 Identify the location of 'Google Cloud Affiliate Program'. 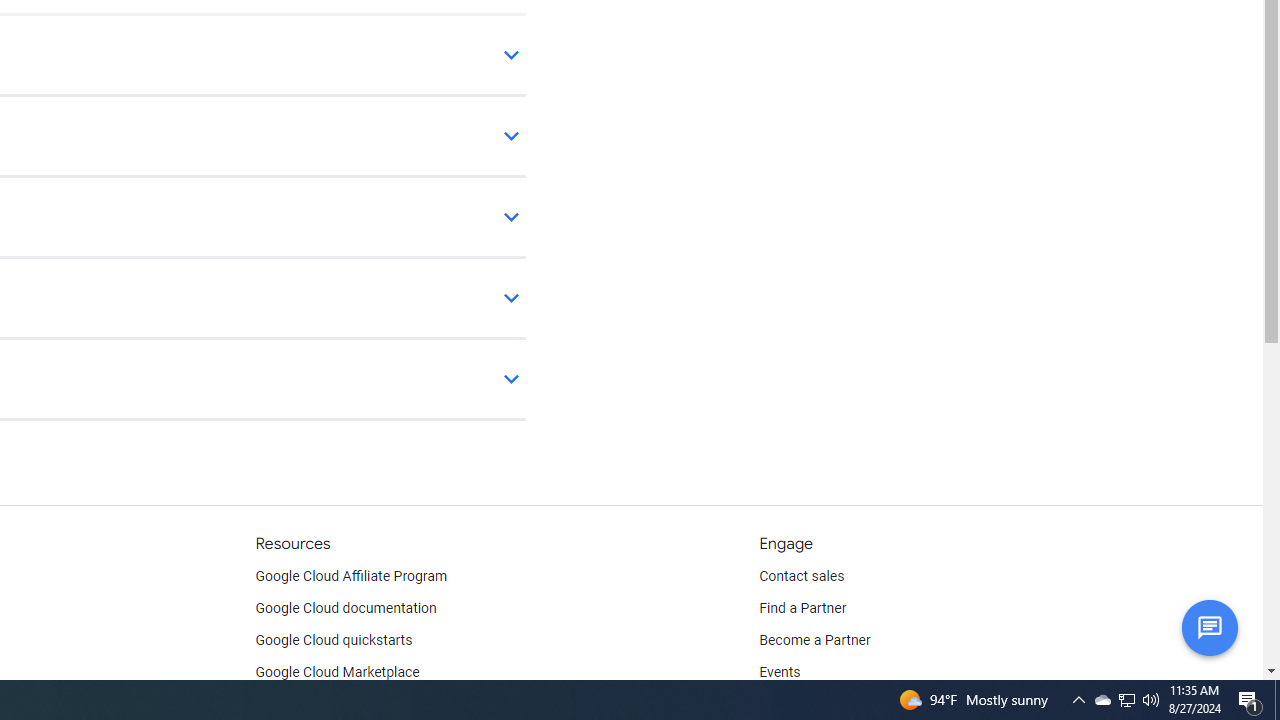
(351, 577).